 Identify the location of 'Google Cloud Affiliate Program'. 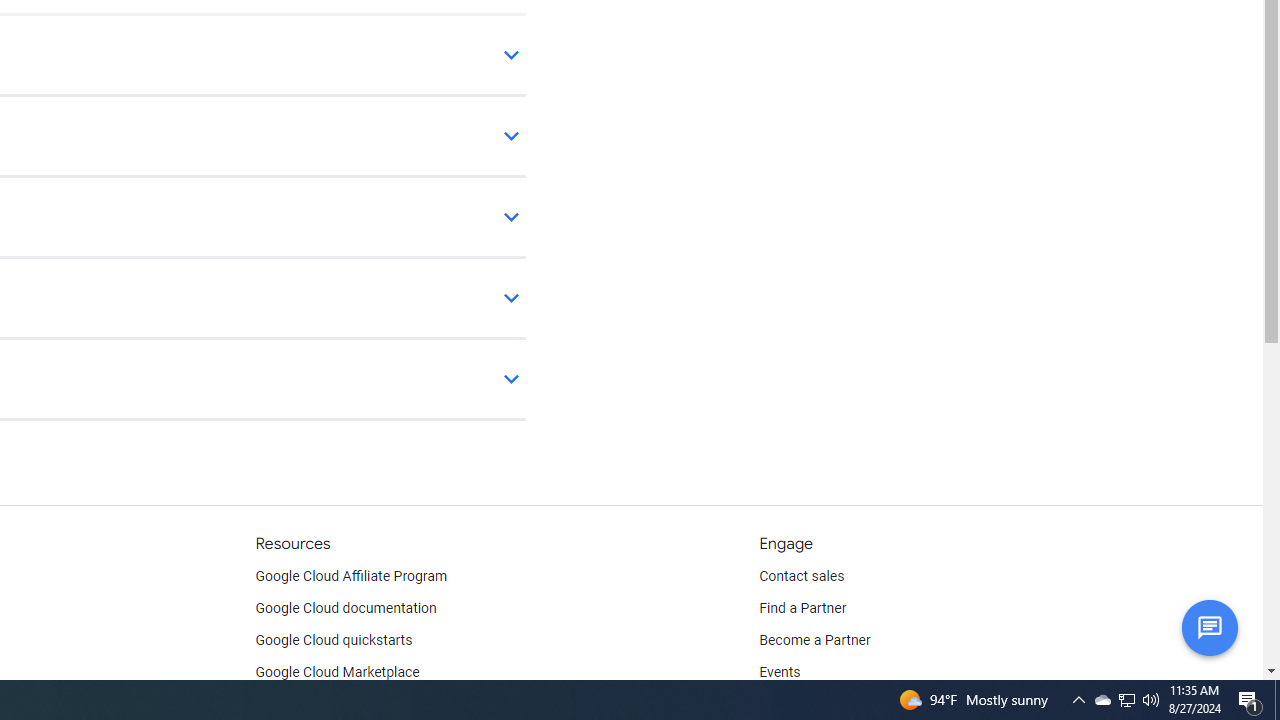
(351, 577).